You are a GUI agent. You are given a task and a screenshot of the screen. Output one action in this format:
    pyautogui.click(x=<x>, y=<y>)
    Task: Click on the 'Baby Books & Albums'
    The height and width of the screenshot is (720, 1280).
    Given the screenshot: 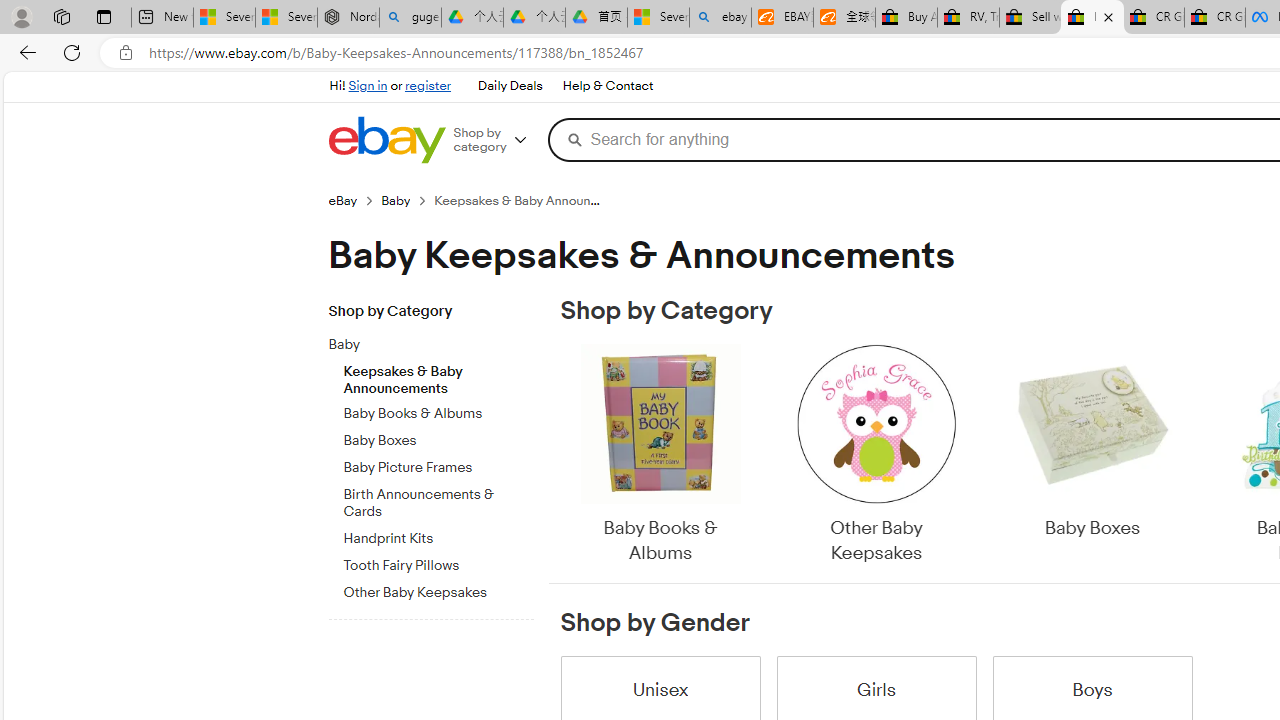 What is the action you would take?
    pyautogui.click(x=661, y=455)
    